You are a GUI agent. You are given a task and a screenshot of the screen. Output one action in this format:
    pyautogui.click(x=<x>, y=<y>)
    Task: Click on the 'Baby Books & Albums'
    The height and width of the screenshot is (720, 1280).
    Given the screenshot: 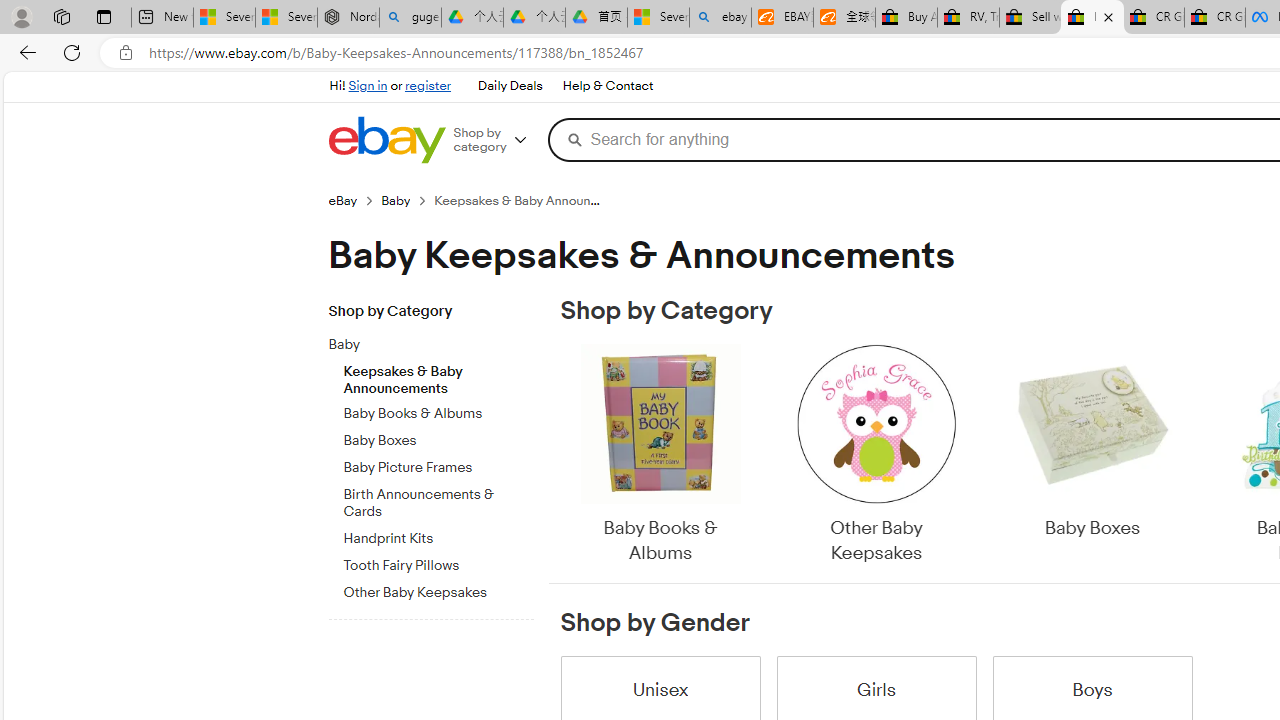 What is the action you would take?
    pyautogui.click(x=661, y=455)
    